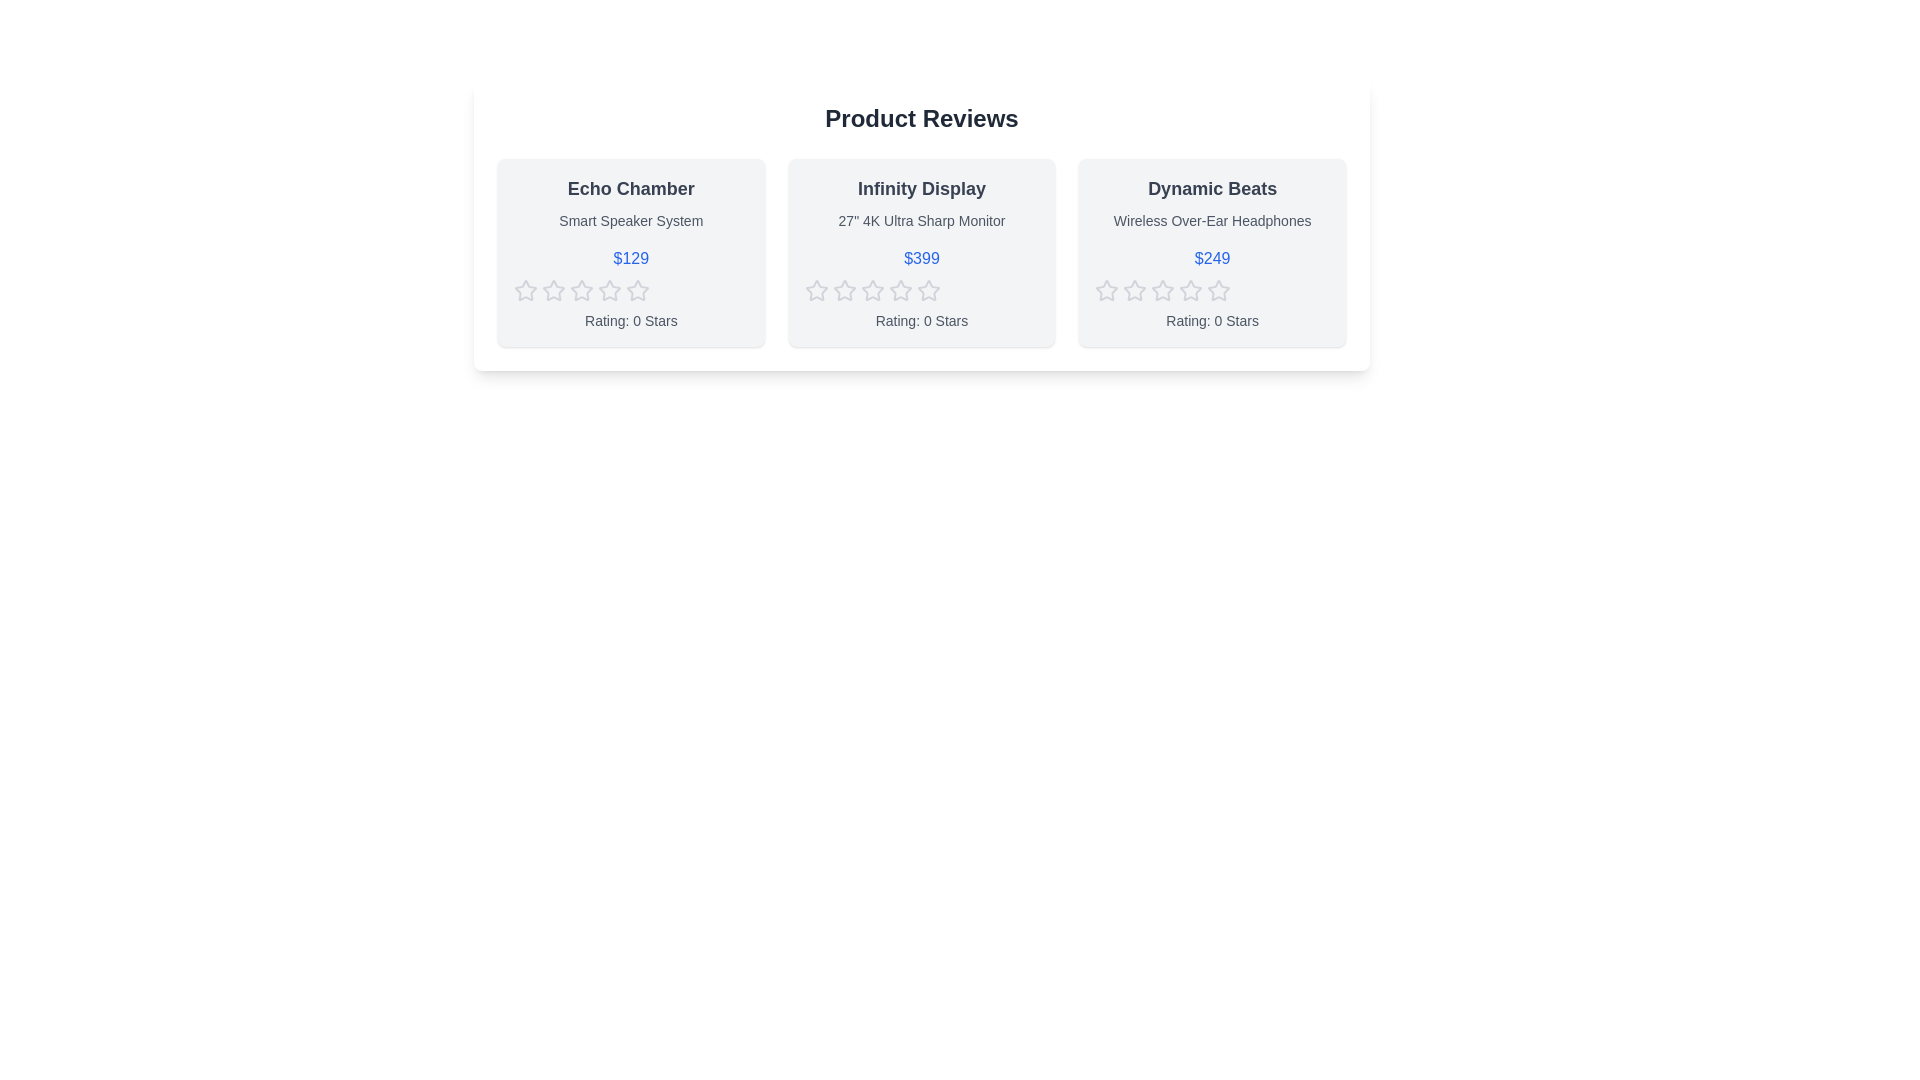  What do you see at coordinates (1211, 257) in the screenshot?
I see `the price text element located in the third product card, which displays the cost of the product, positioned below the product description and above the rating stars` at bounding box center [1211, 257].